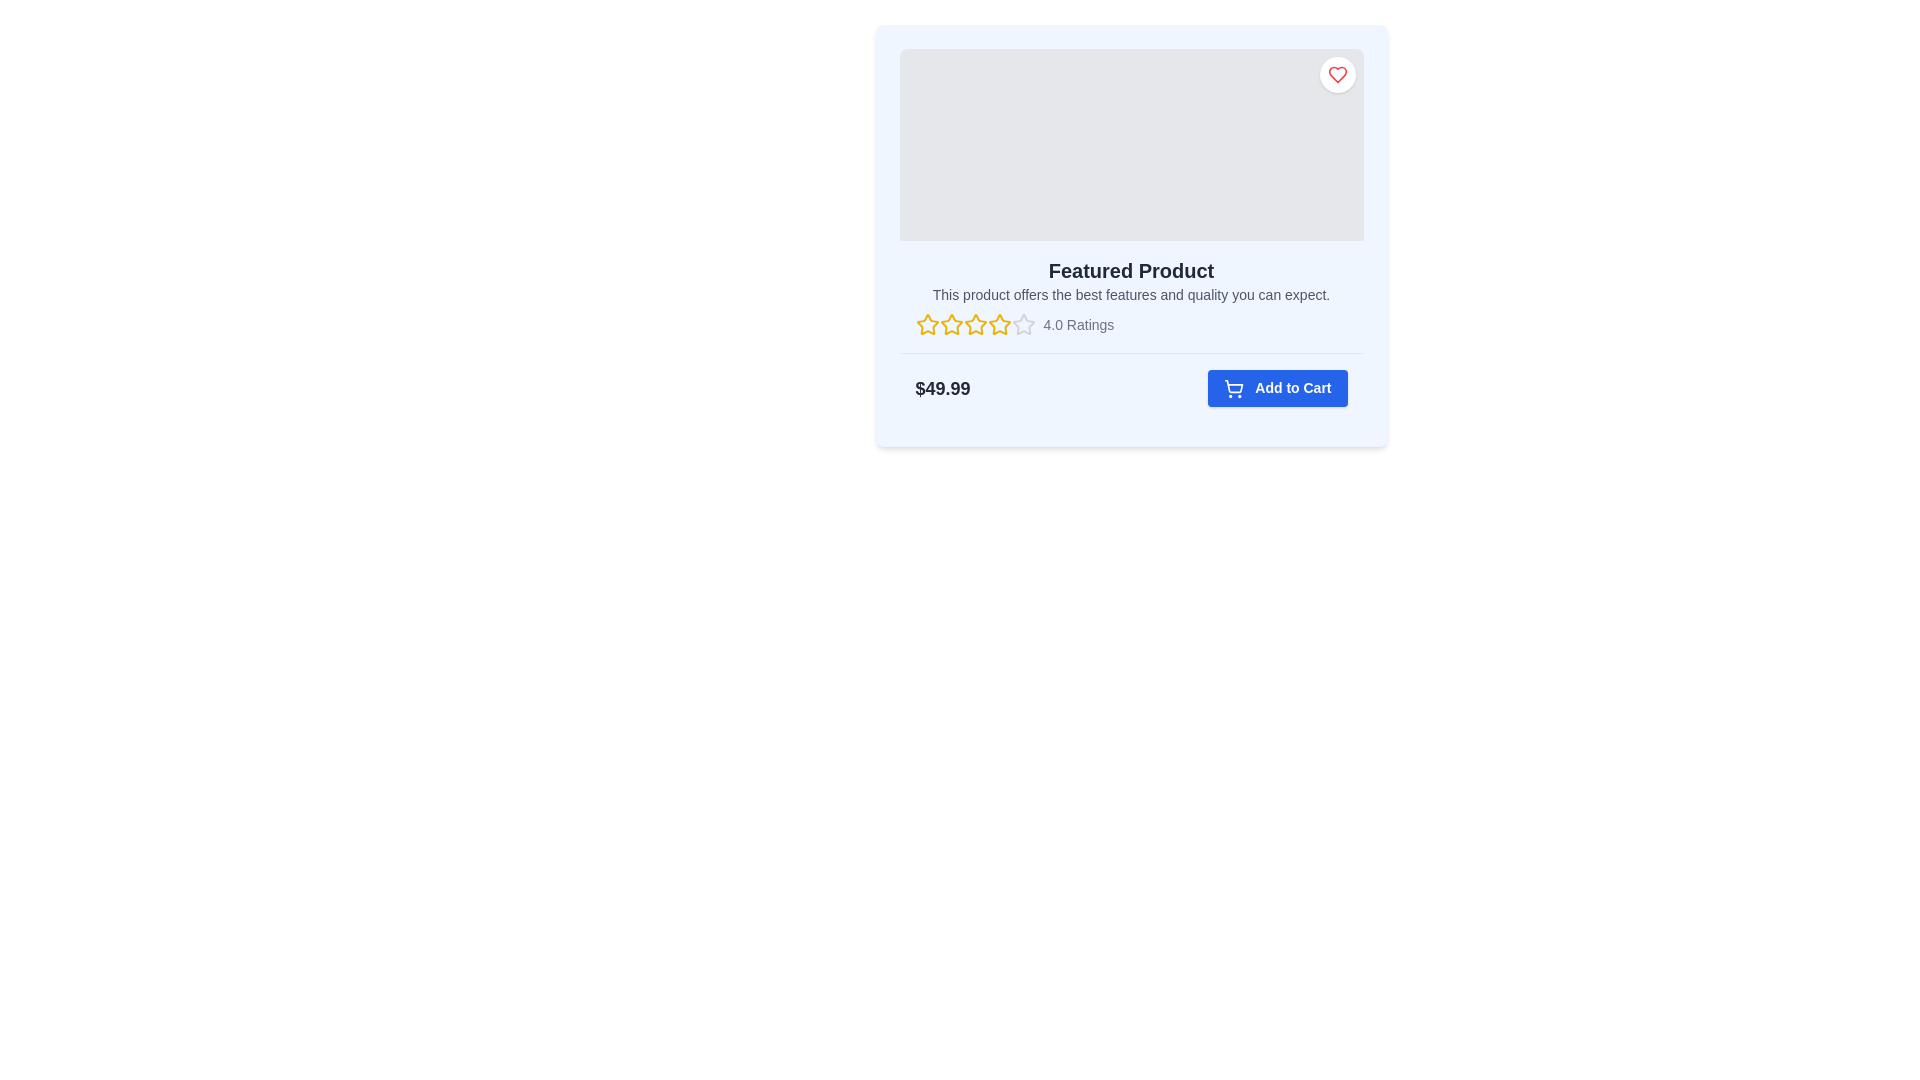 Image resolution: width=1920 pixels, height=1080 pixels. Describe the element at coordinates (1131, 294) in the screenshot. I see `the Text Label that provides a description of the featured product, positioned below the 'Featured Product' title and above the star rating component` at that location.